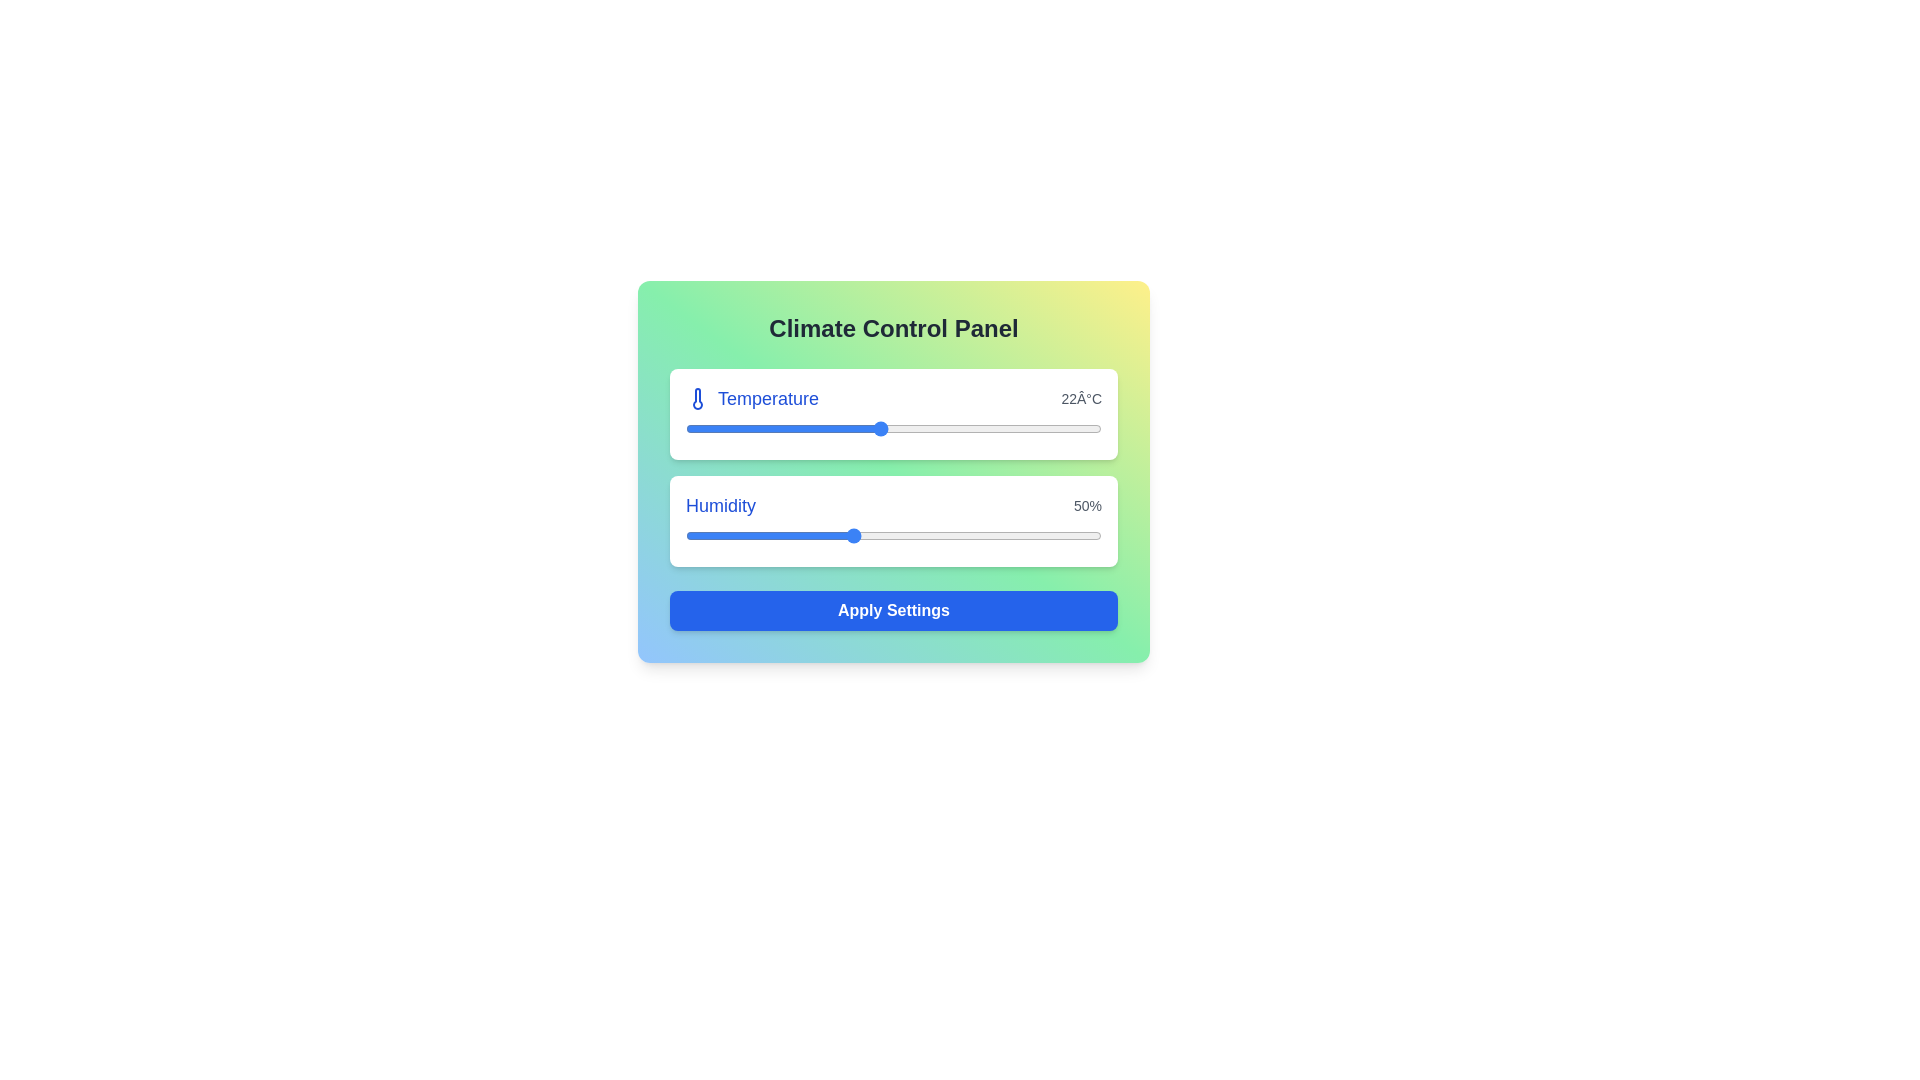 The width and height of the screenshot is (1920, 1080). Describe the element at coordinates (906, 427) in the screenshot. I see `the temperature` at that location.